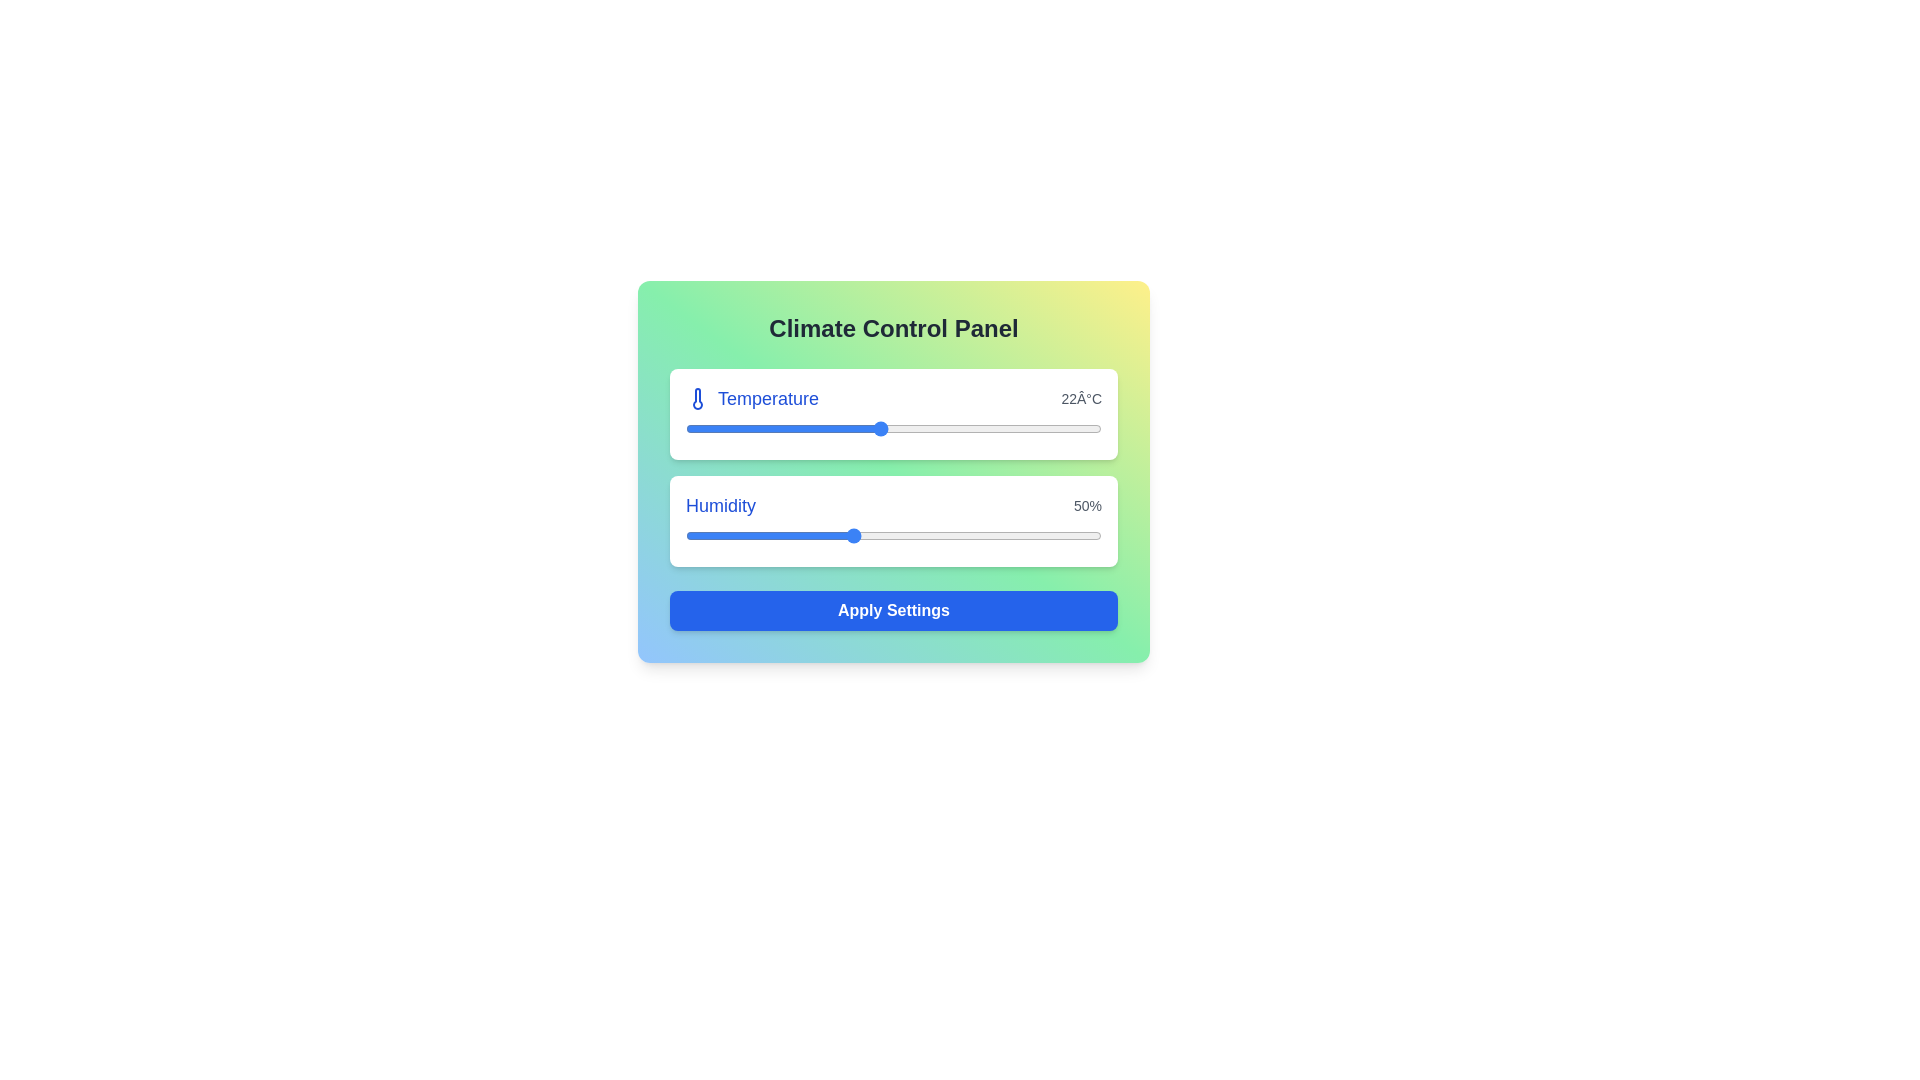 The width and height of the screenshot is (1920, 1080). Describe the element at coordinates (906, 427) in the screenshot. I see `the temperature` at that location.